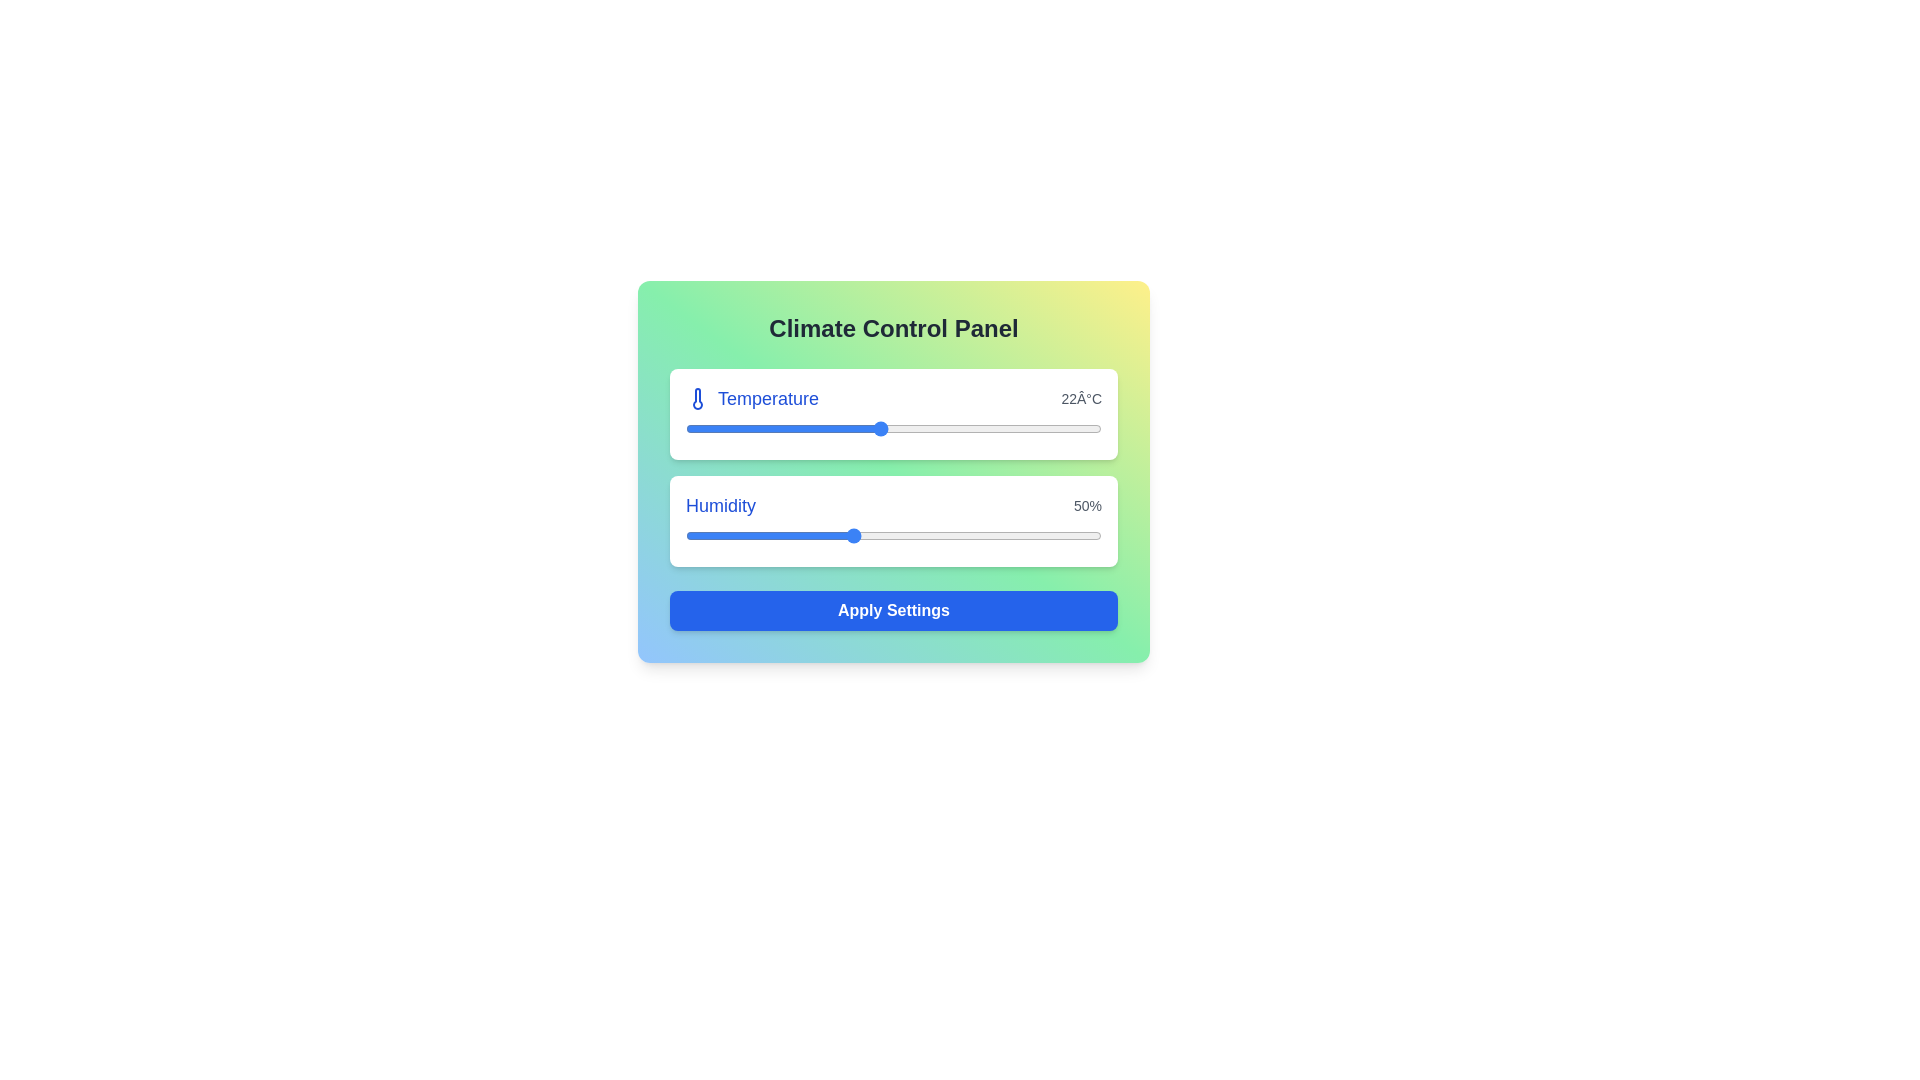 The width and height of the screenshot is (1920, 1080). Describe the element at coordinates (906, 427) in the screenshot. I see `the temperature` at that location.